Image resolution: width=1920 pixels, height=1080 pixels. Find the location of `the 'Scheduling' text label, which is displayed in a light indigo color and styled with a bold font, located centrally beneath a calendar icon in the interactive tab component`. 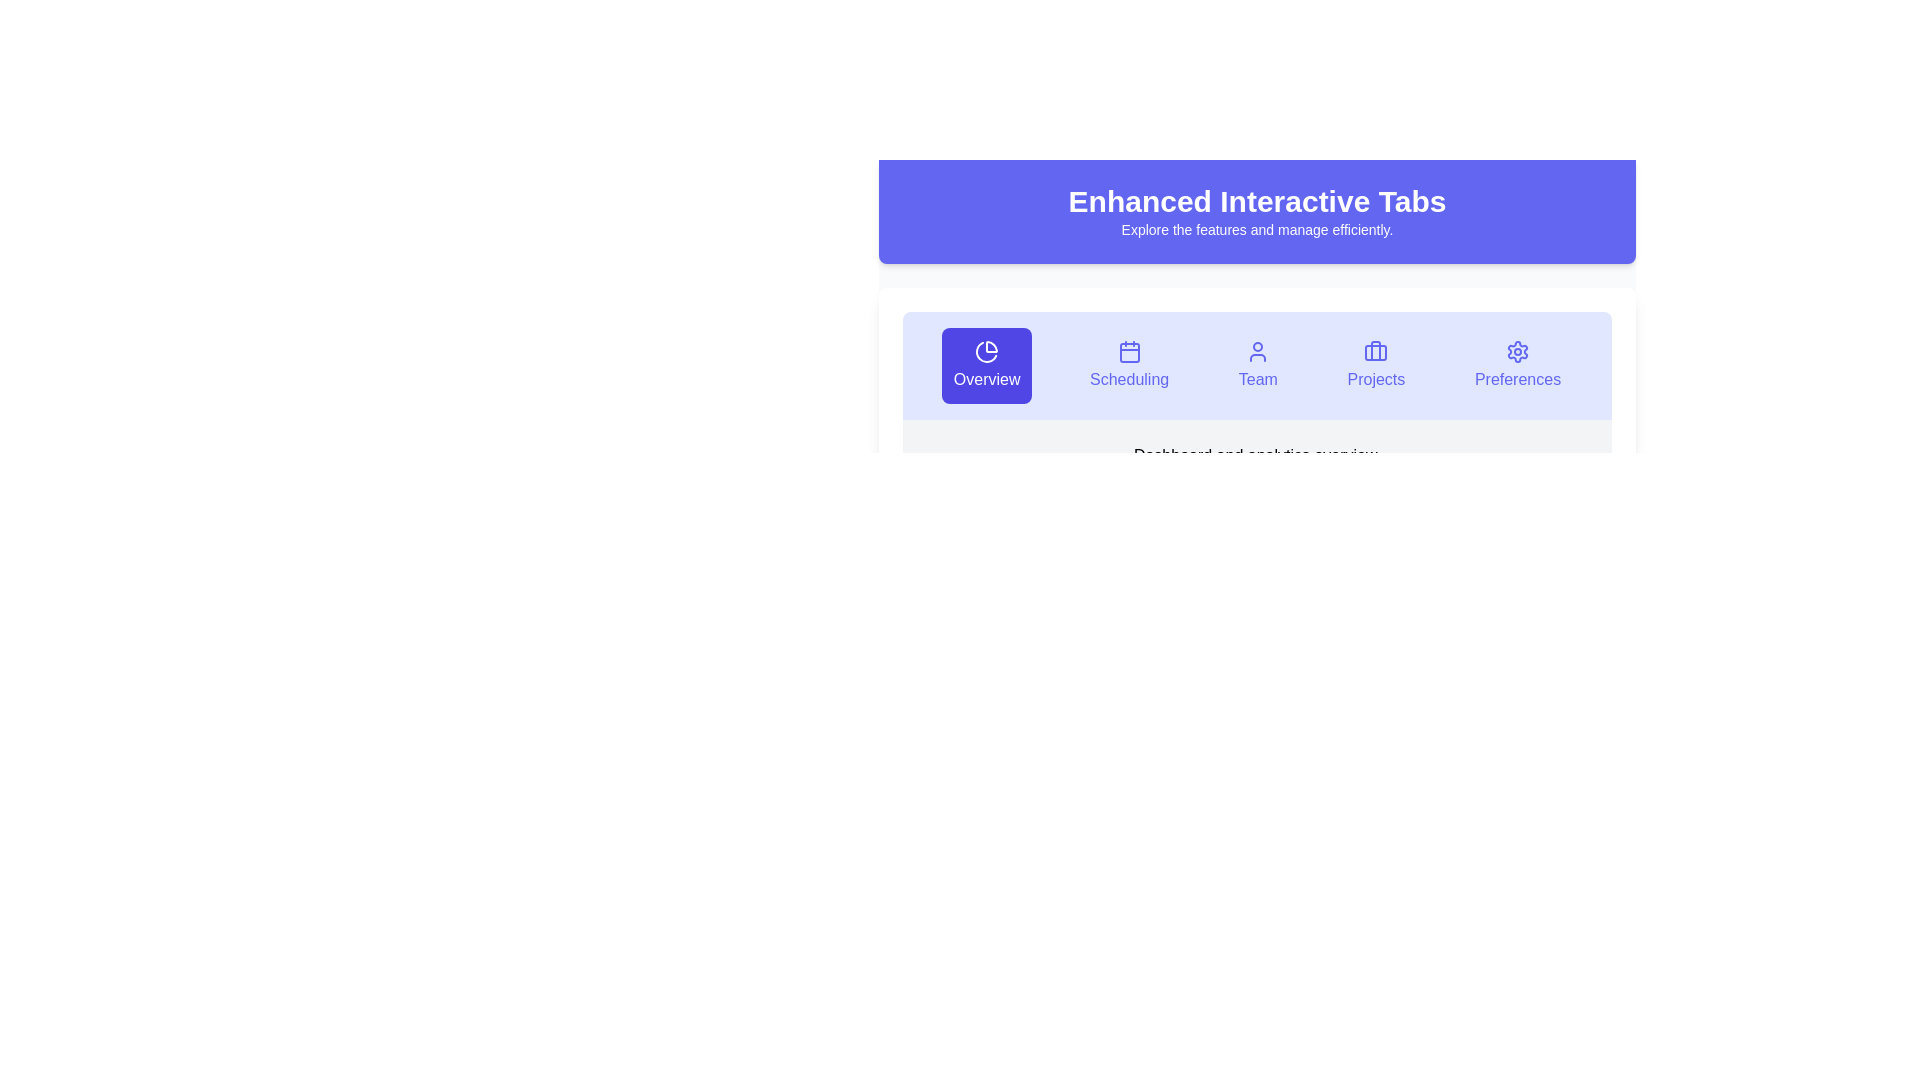

the 'Scheduling' text label, which is displayed in a light indigo color and styled with a bold font, located centrally beneath a calendar icon in the interactive tab component is located at coordinates (1129, 380).